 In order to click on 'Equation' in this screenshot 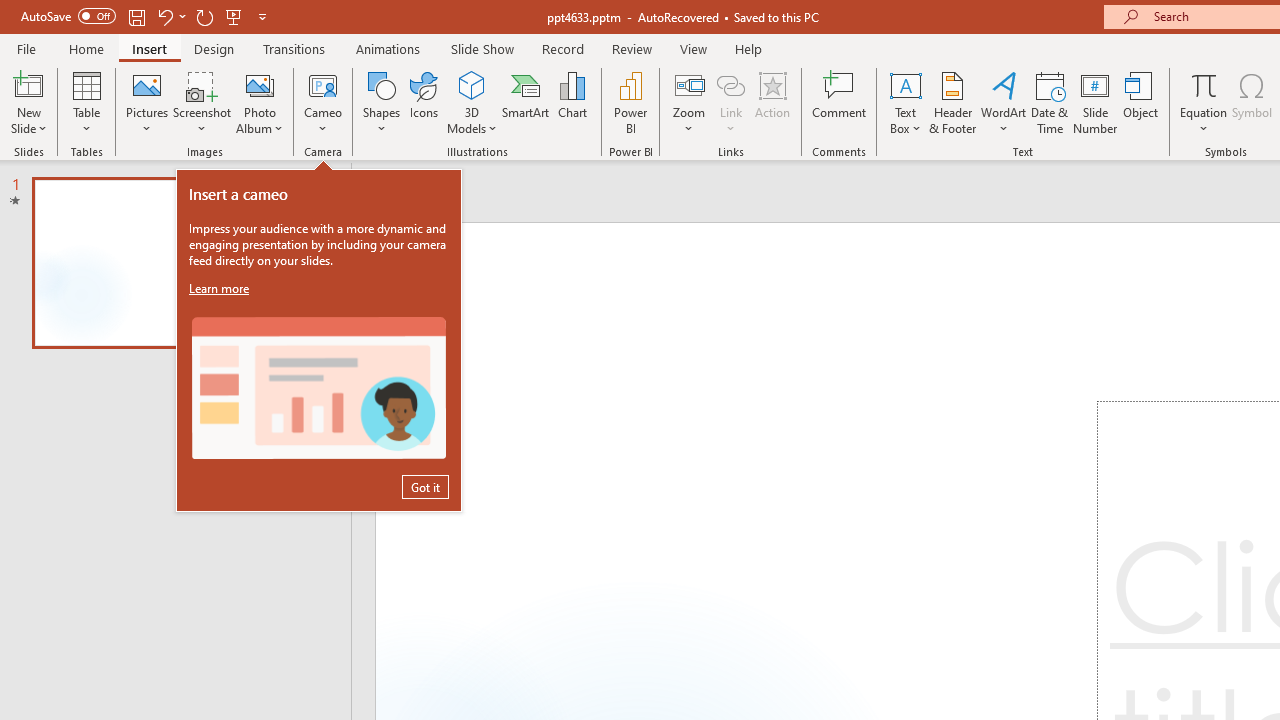, I will do `click(1202, 103)`.